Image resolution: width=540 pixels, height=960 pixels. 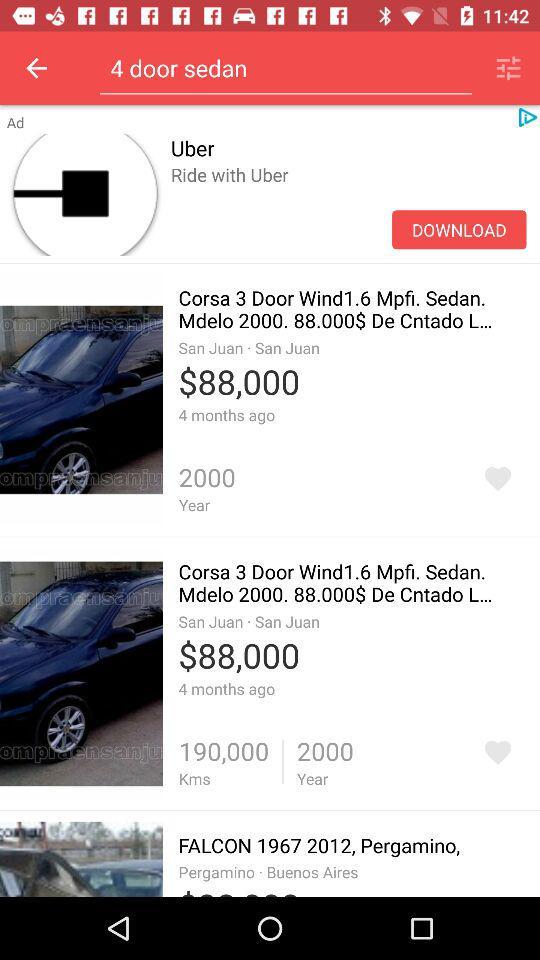 I want to click on download item, so click(x=459, y=229).